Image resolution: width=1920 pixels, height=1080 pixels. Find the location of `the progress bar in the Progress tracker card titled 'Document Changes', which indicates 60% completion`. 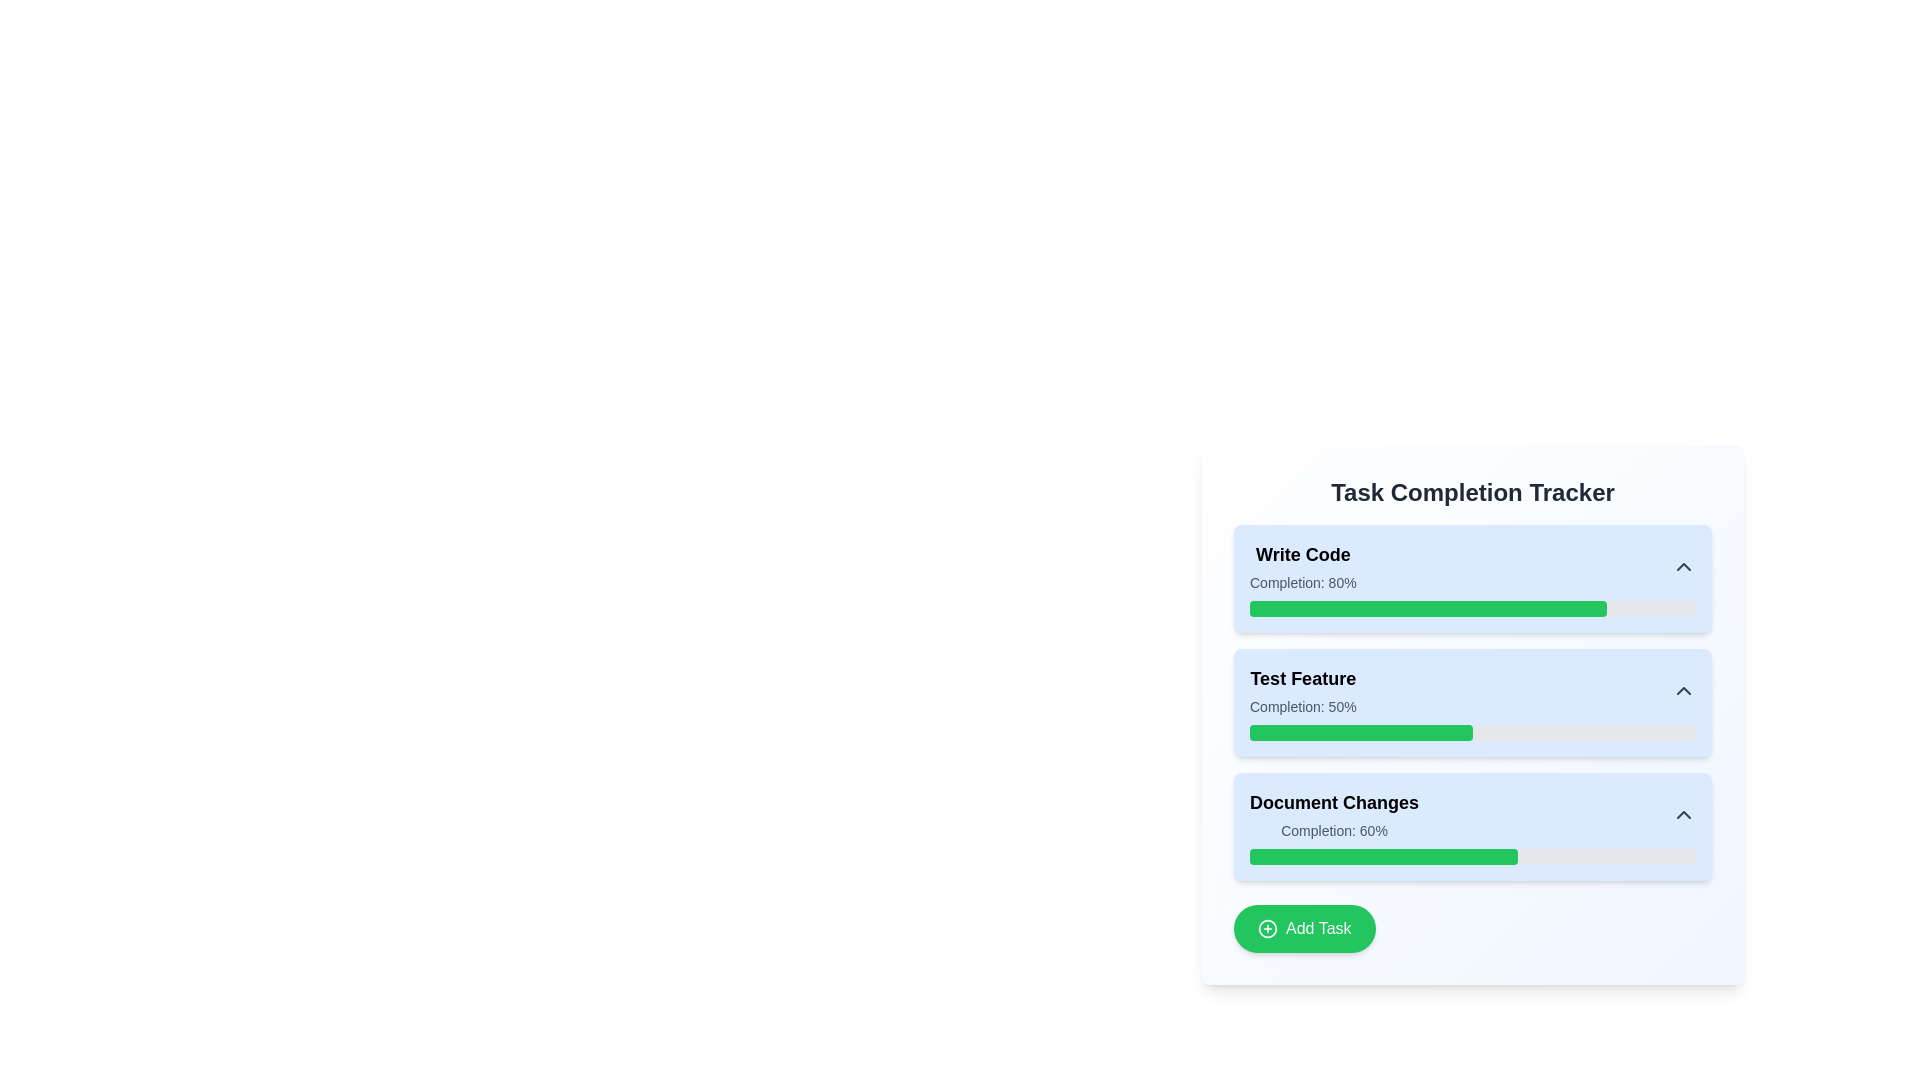

the progress bar in the Progress tracker card titled 'Document Changes', which indicates 60% completion is located at coordinates (1473, 826).